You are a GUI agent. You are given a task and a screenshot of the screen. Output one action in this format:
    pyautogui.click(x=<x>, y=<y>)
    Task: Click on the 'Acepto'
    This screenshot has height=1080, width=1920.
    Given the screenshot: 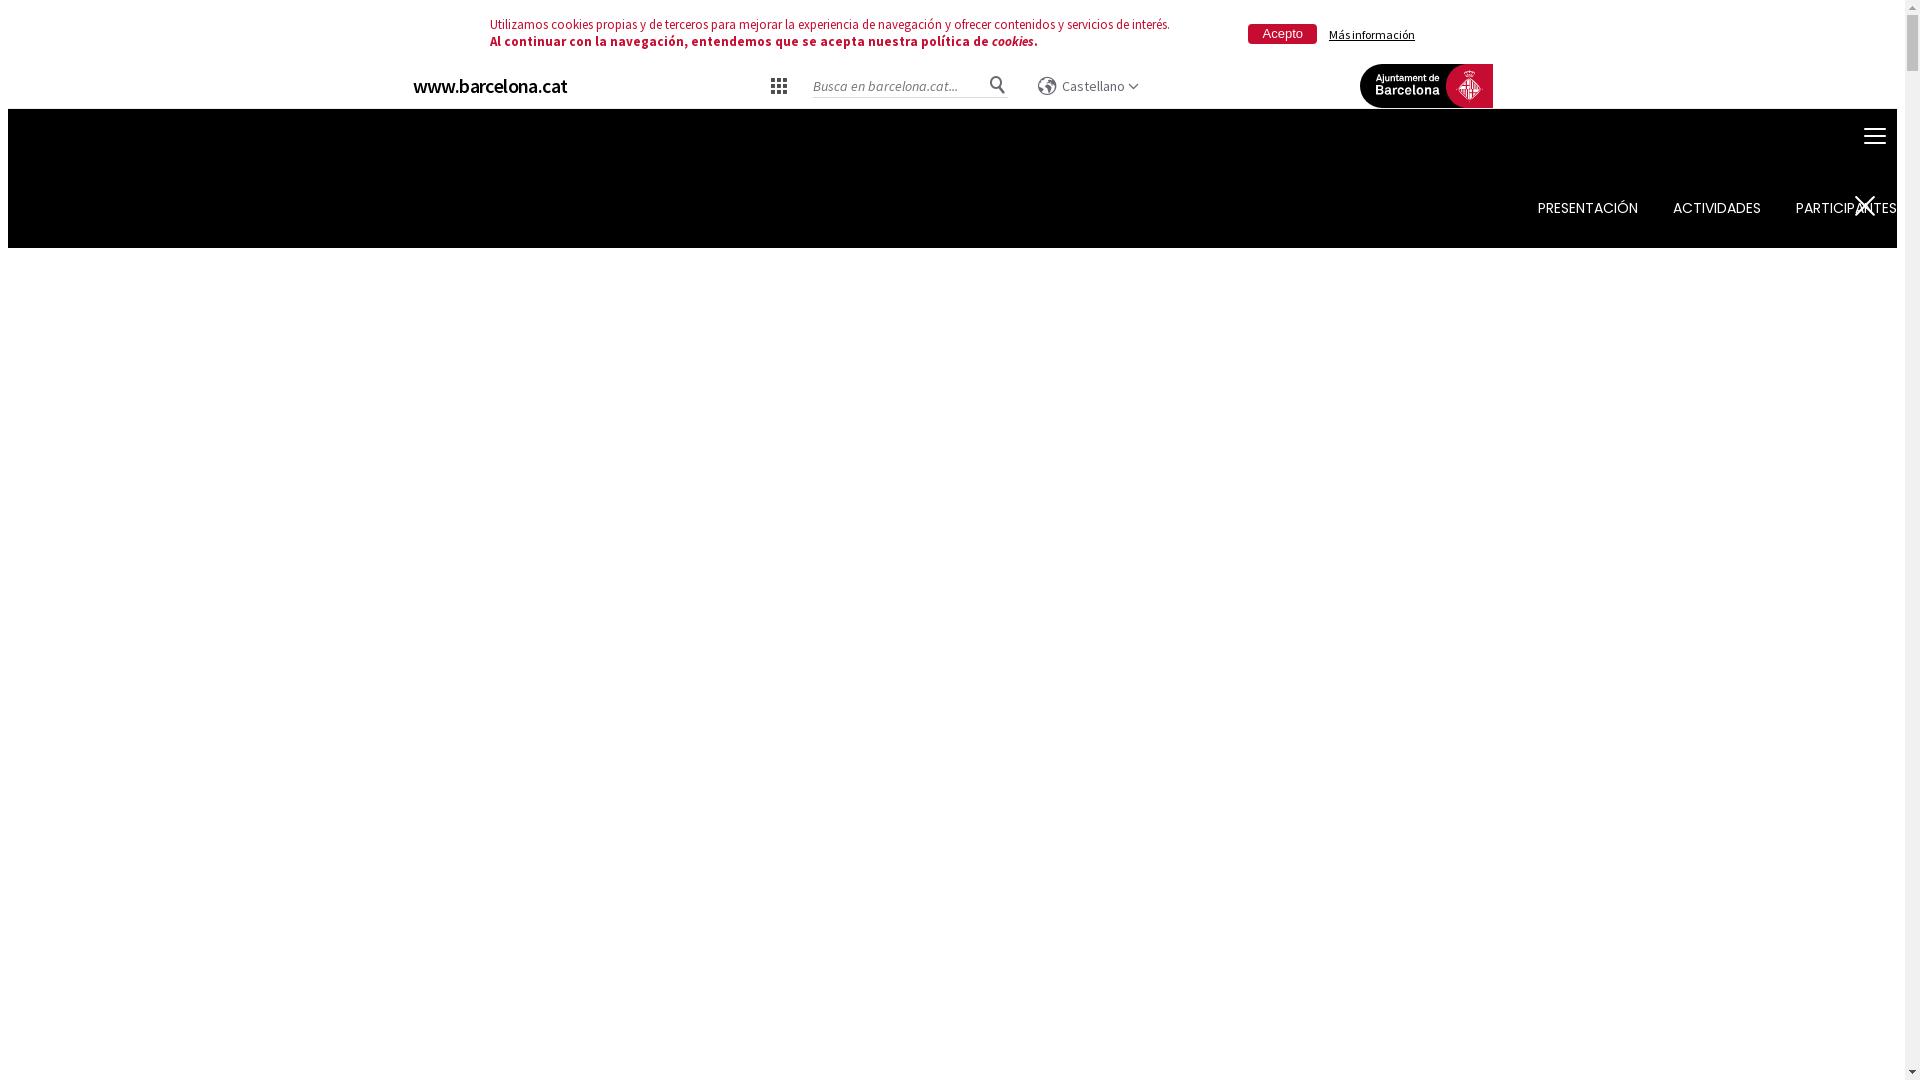 What is the action you would take?
    pyautogui.click(x=1282, y=34)
    